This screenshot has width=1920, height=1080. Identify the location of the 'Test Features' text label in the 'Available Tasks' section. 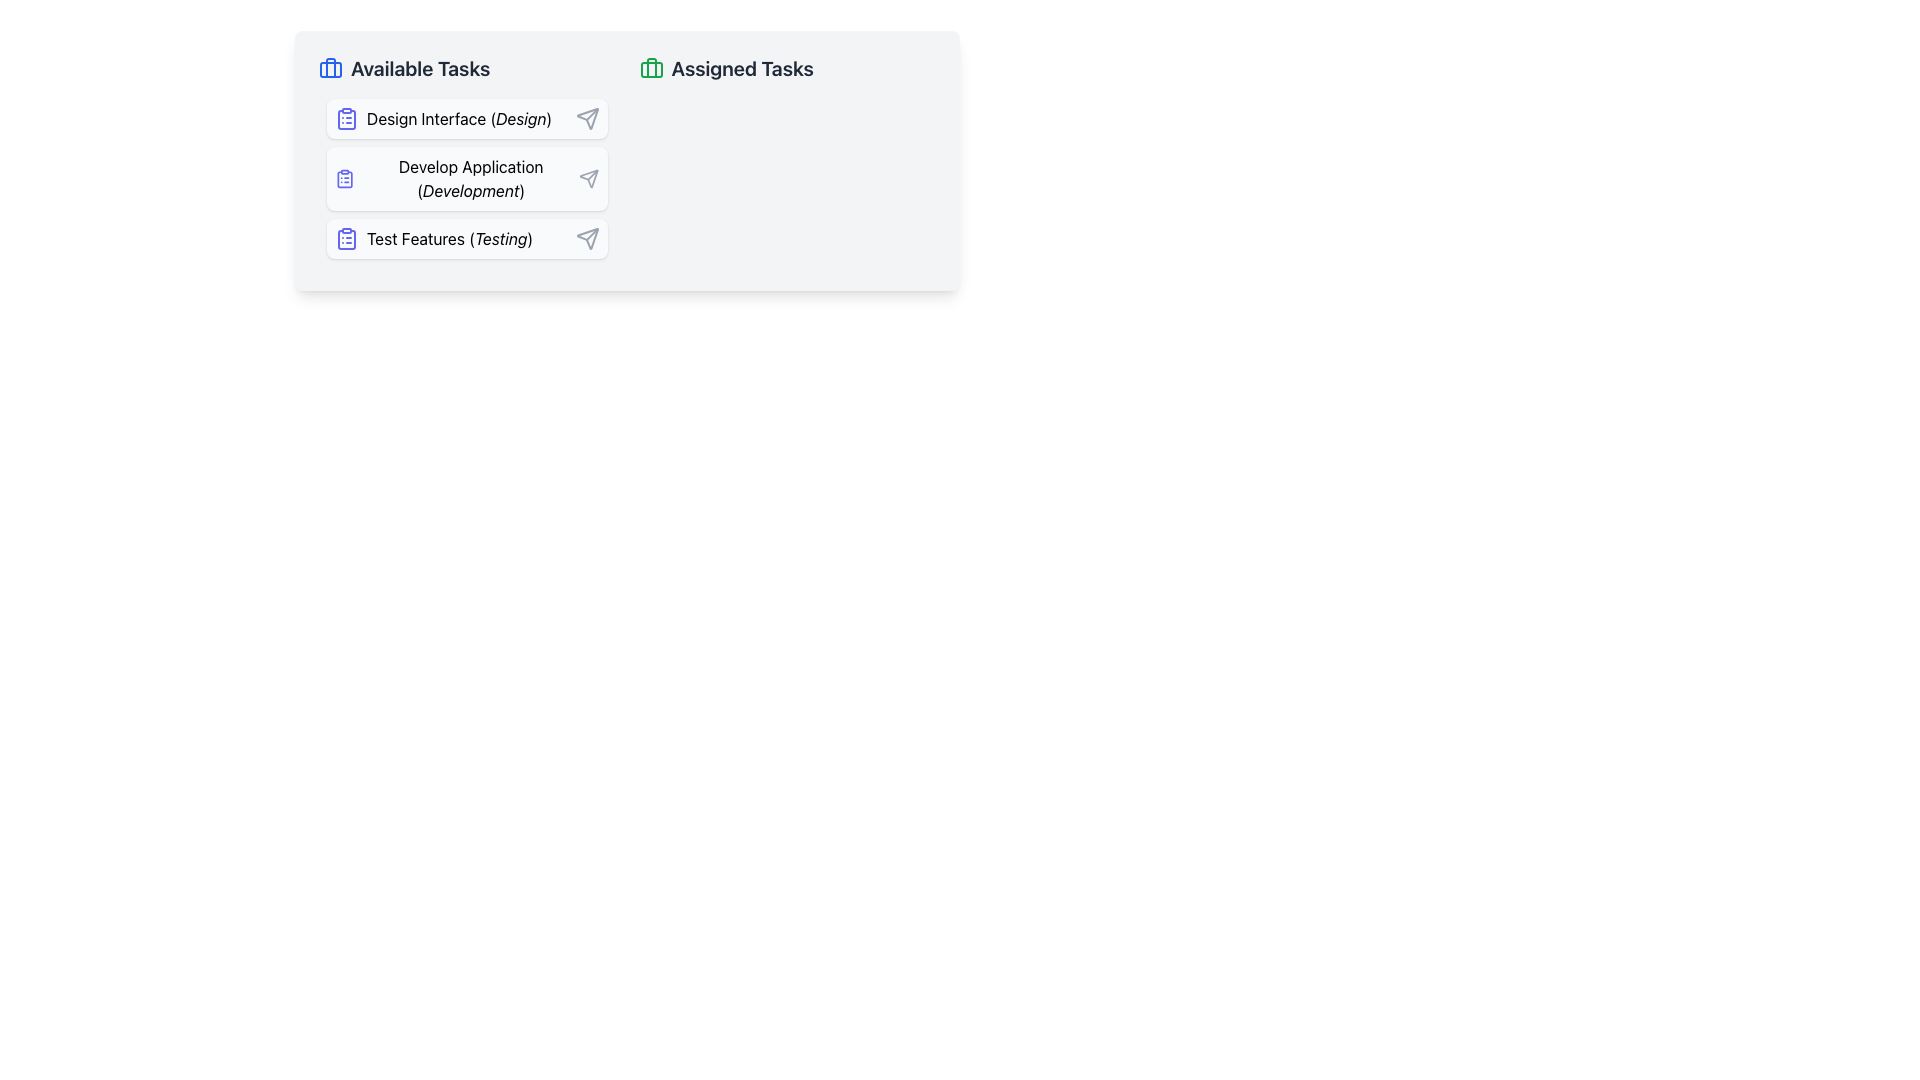
(449, 238).